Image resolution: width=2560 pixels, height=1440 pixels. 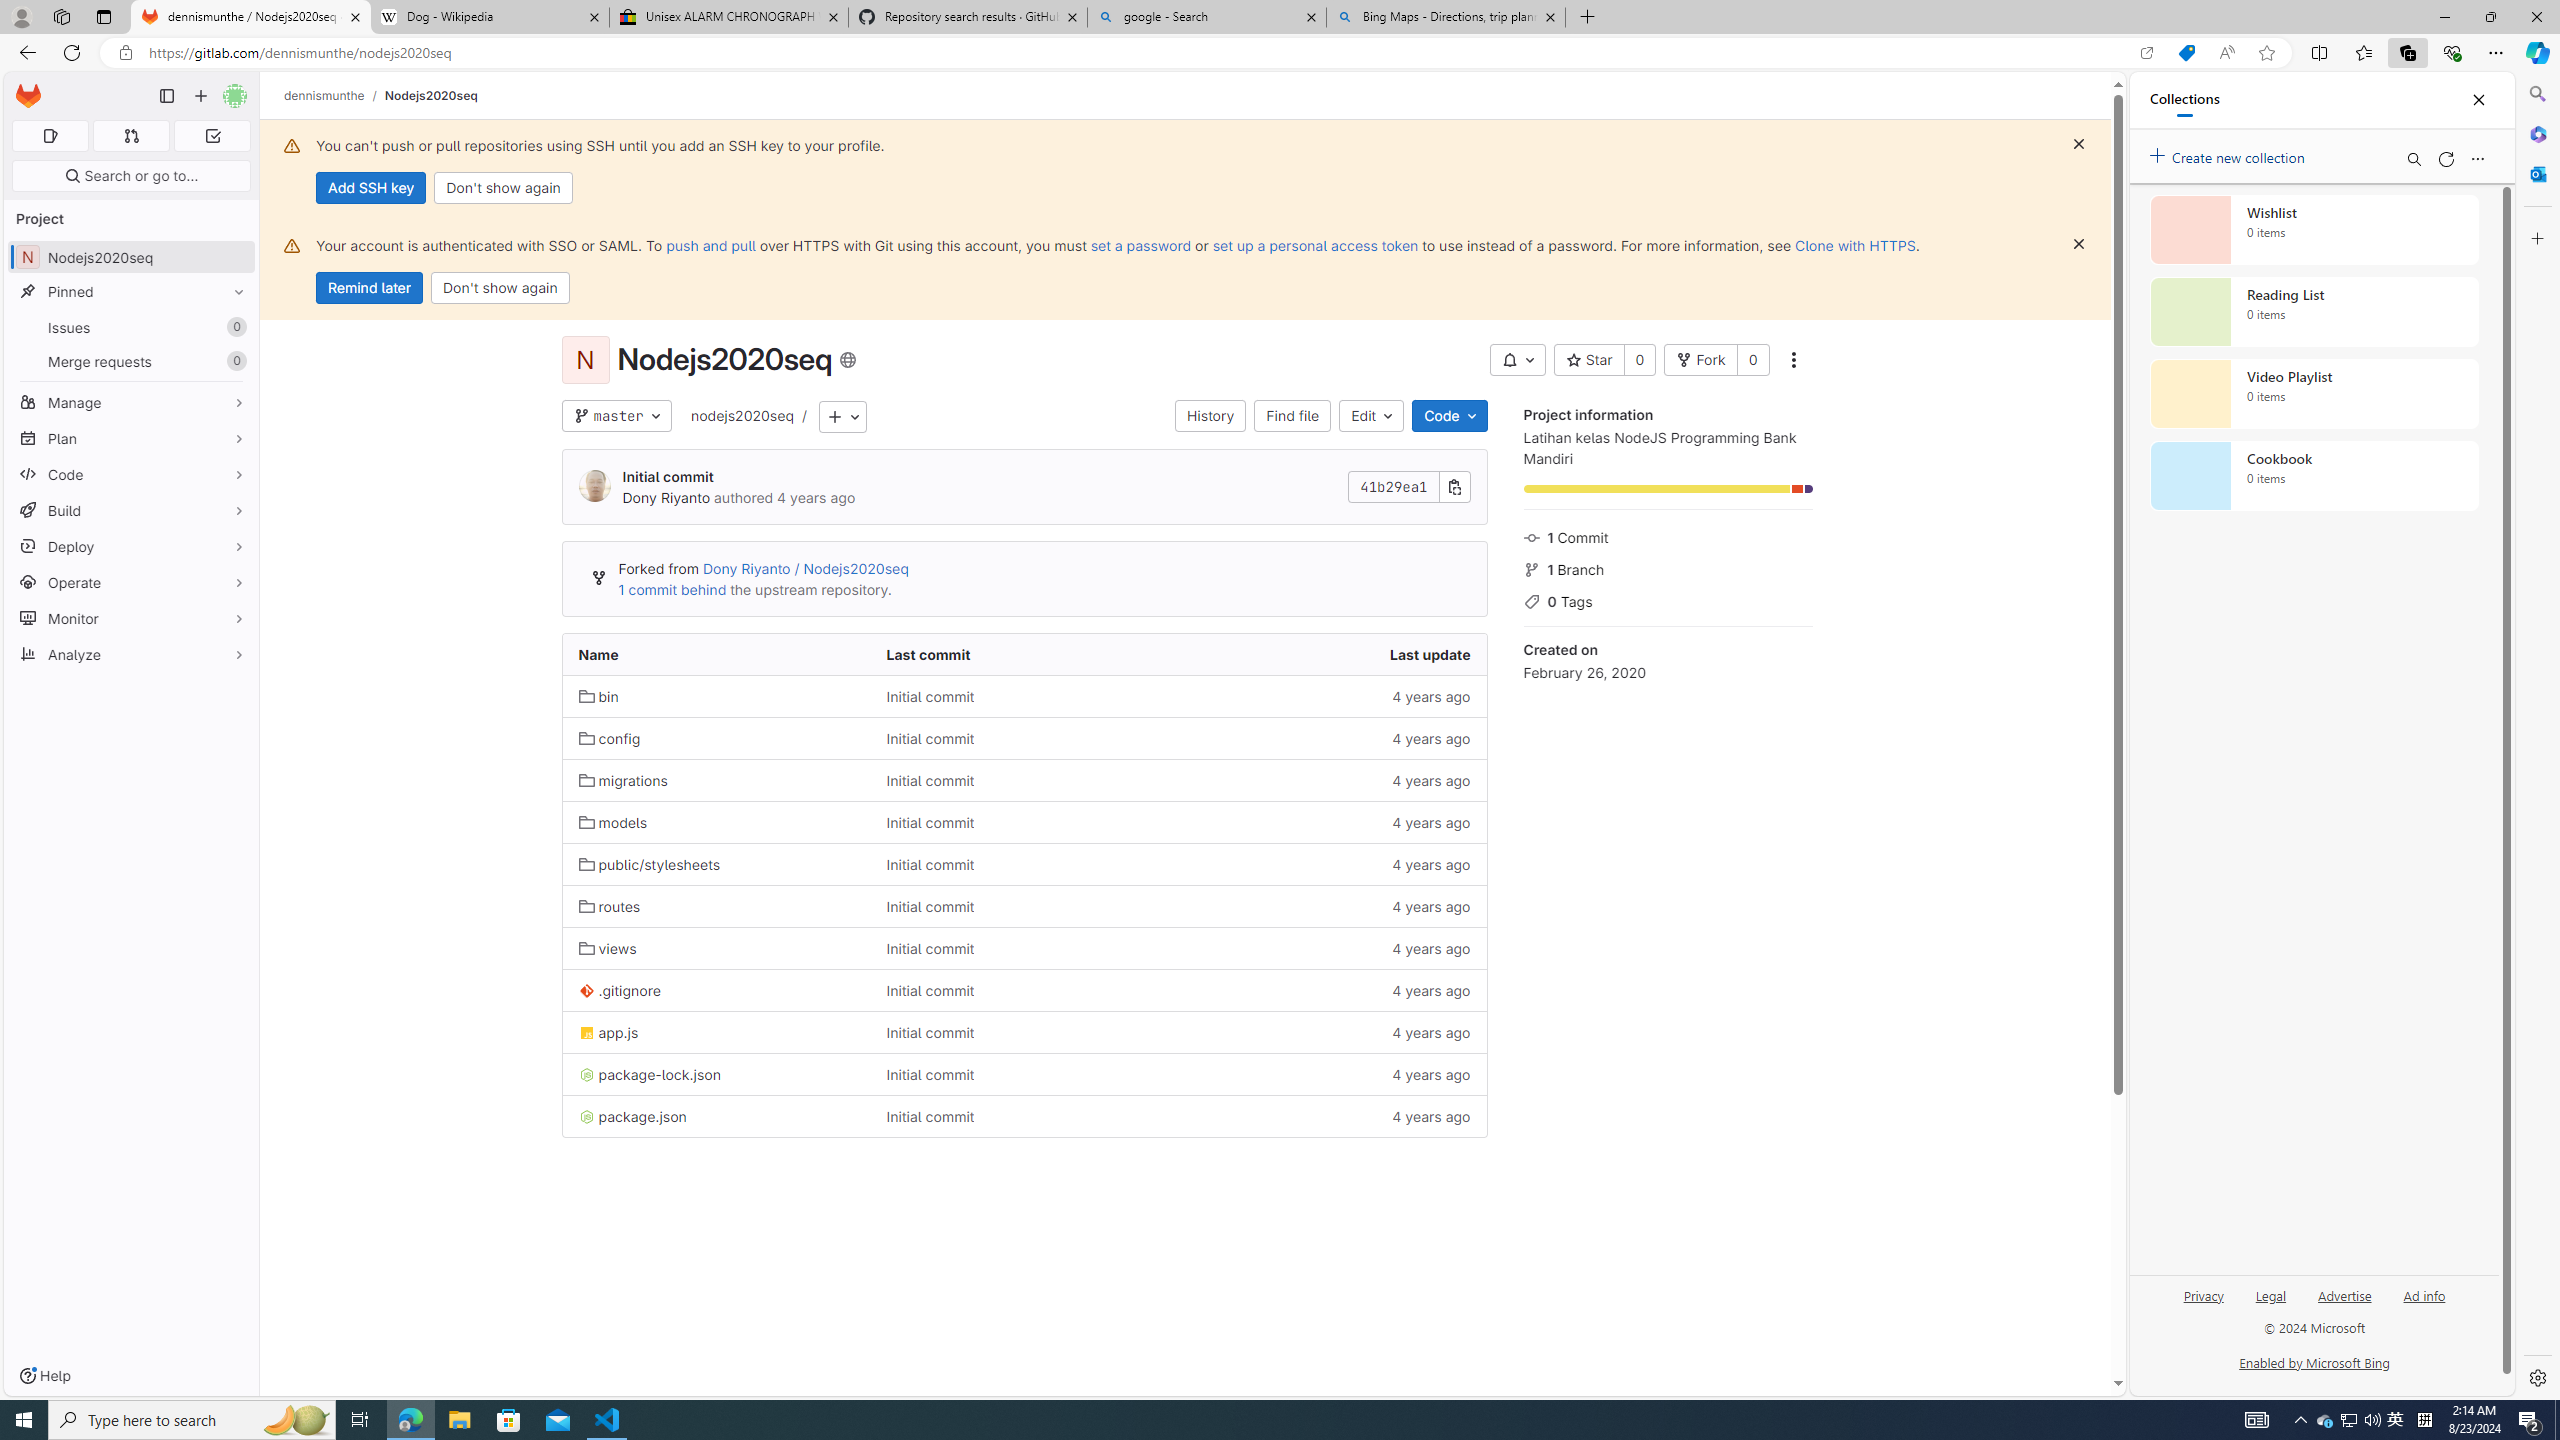 I want to click on 'Privacy', so click(x=2204, y=1294).